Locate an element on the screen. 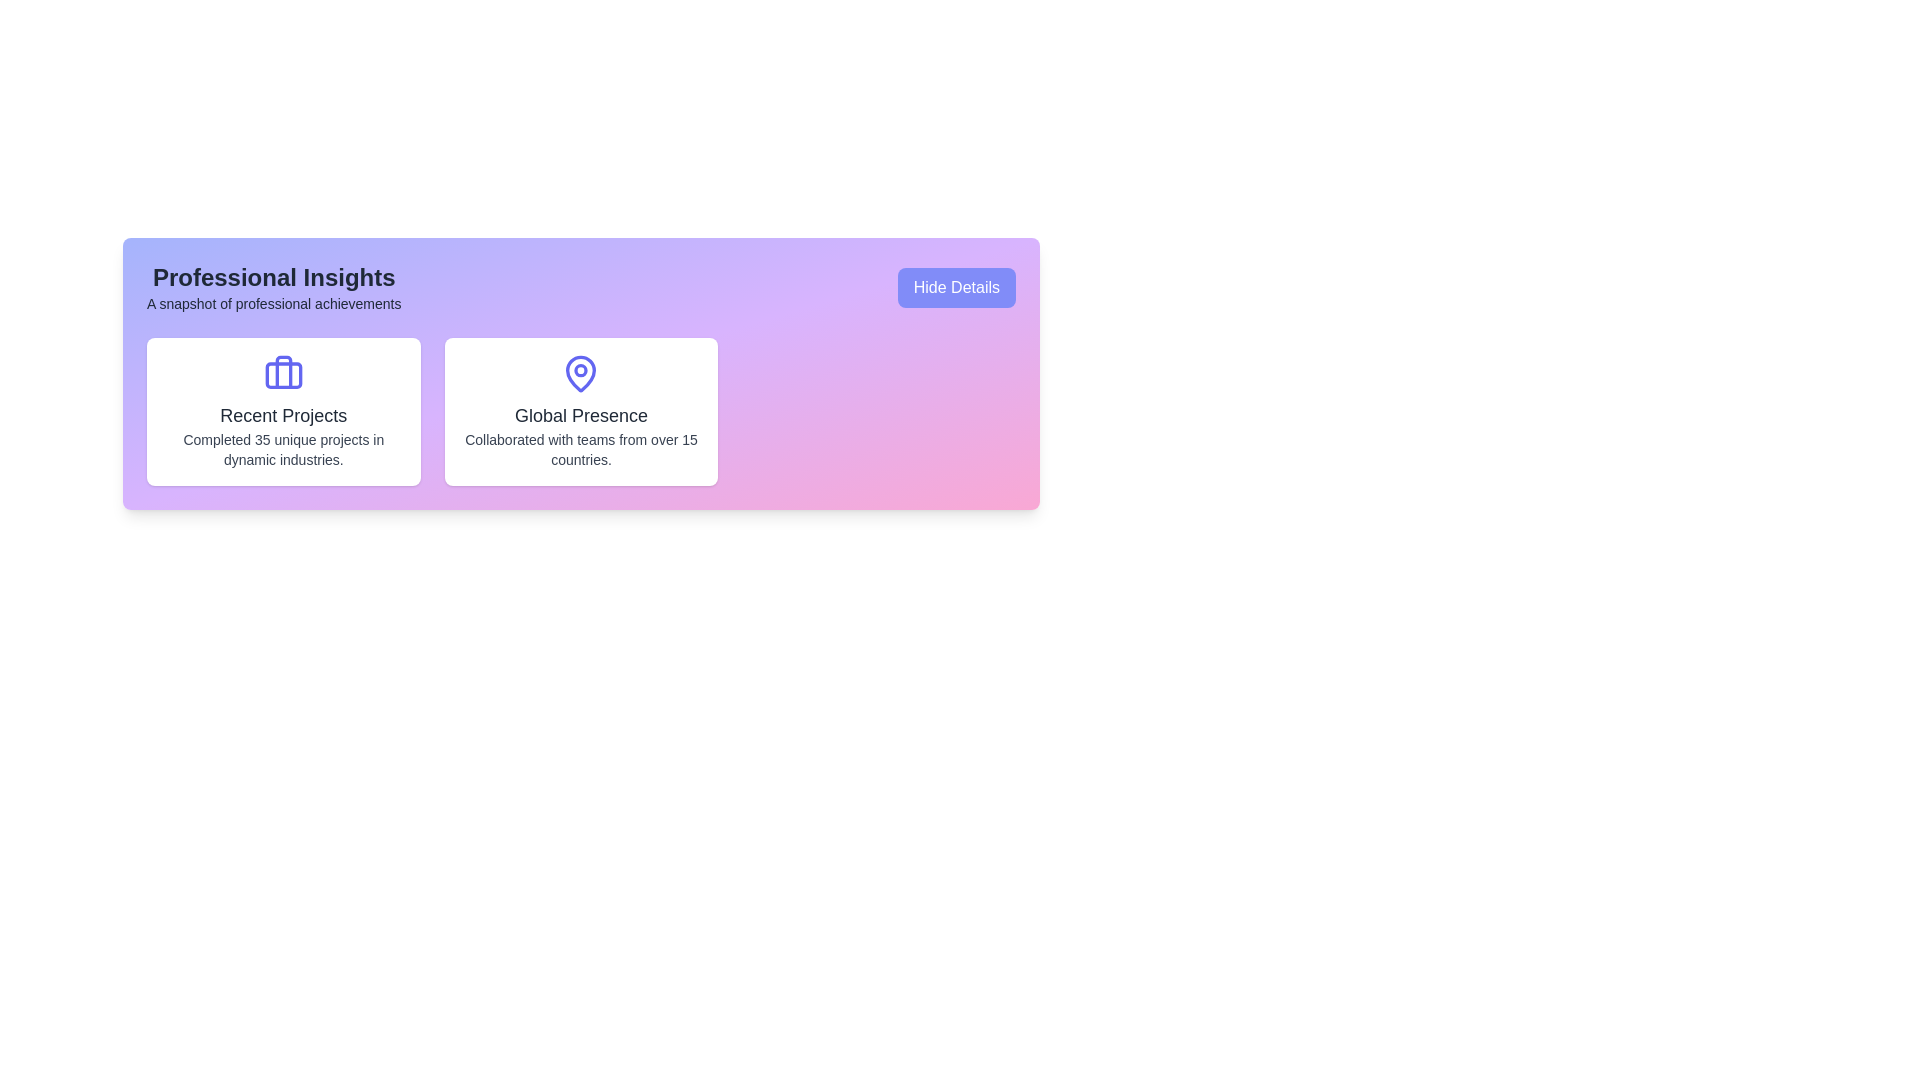  the global presence icon located at the top of the 'Global Presence' card, which is aligned with the text 'Collaborated with teams from over 15 countries.' is located at coordinates (580, 374).